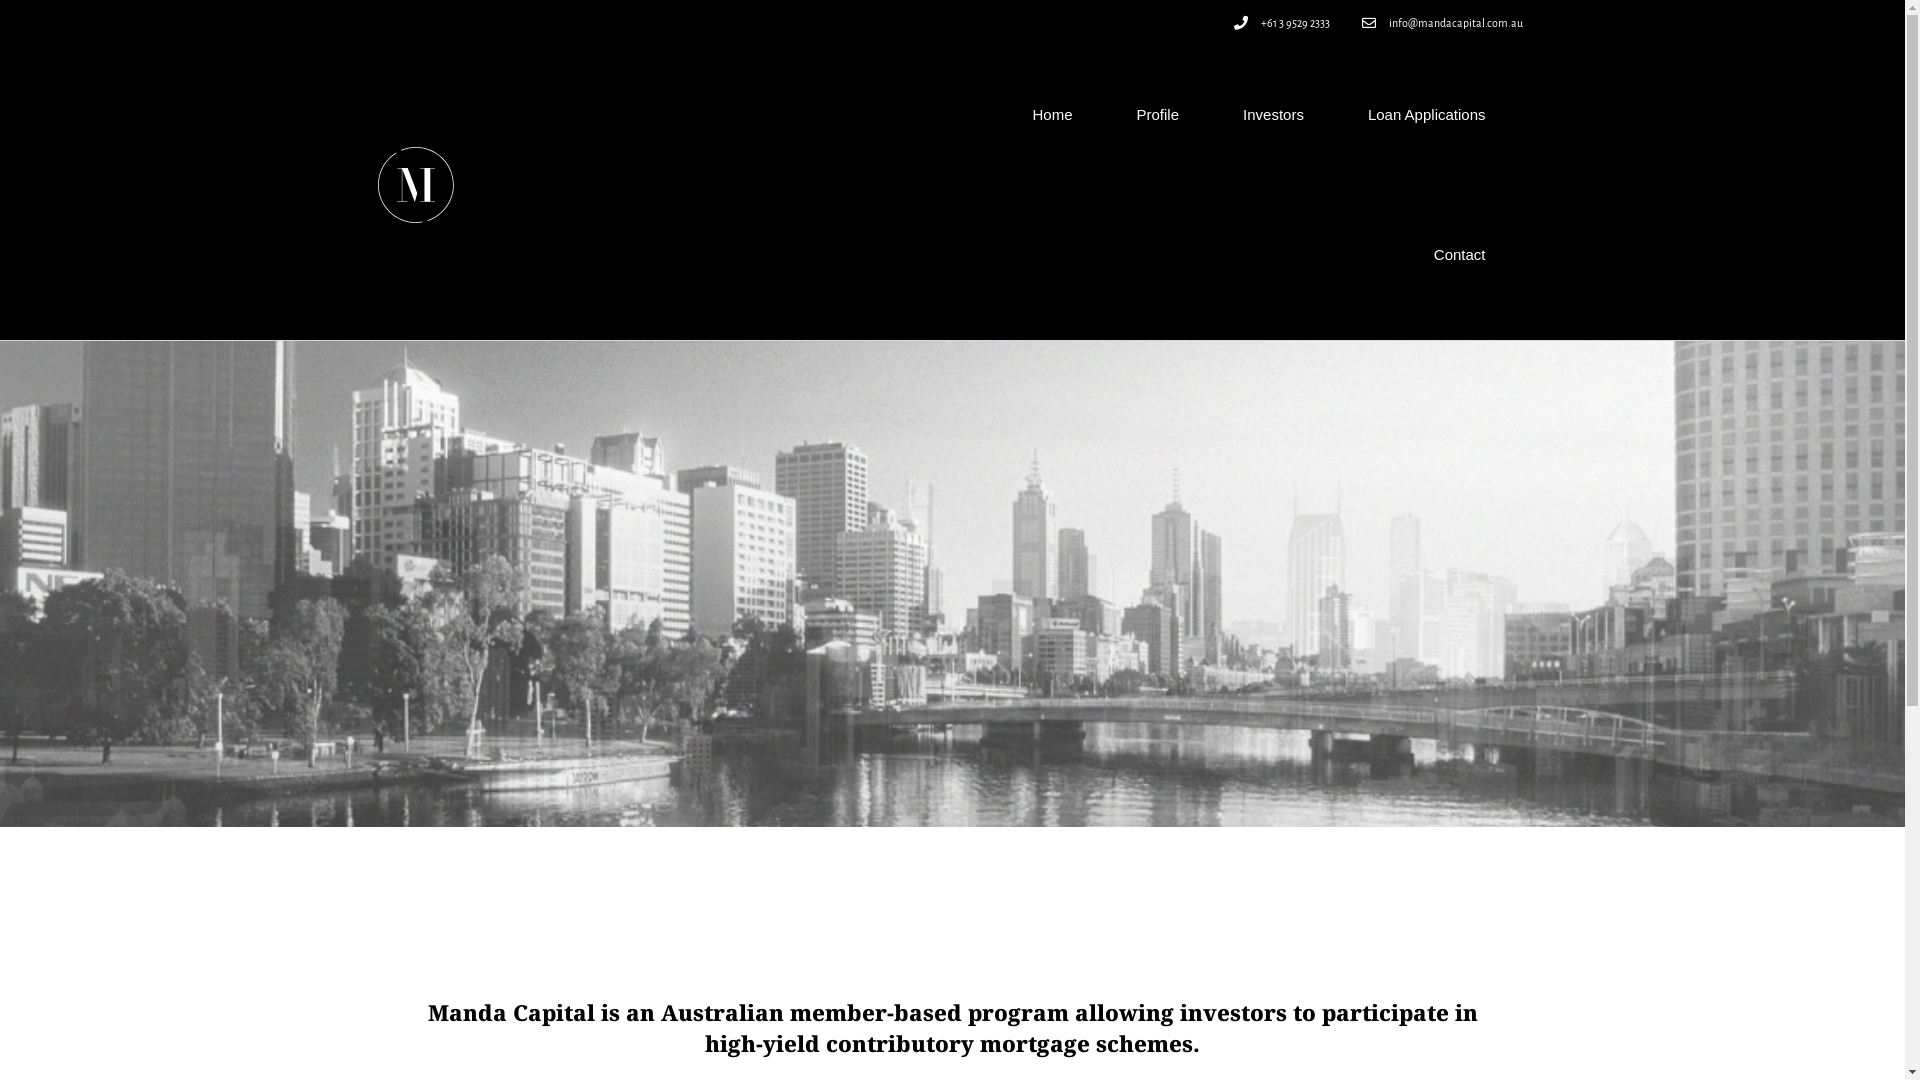 The width and height of the screenshot is (1920, 1080). What do you see at coordinates (1272, 115) in the screenshot?
I see `'Investors'` at bounding box center [1272, 115].